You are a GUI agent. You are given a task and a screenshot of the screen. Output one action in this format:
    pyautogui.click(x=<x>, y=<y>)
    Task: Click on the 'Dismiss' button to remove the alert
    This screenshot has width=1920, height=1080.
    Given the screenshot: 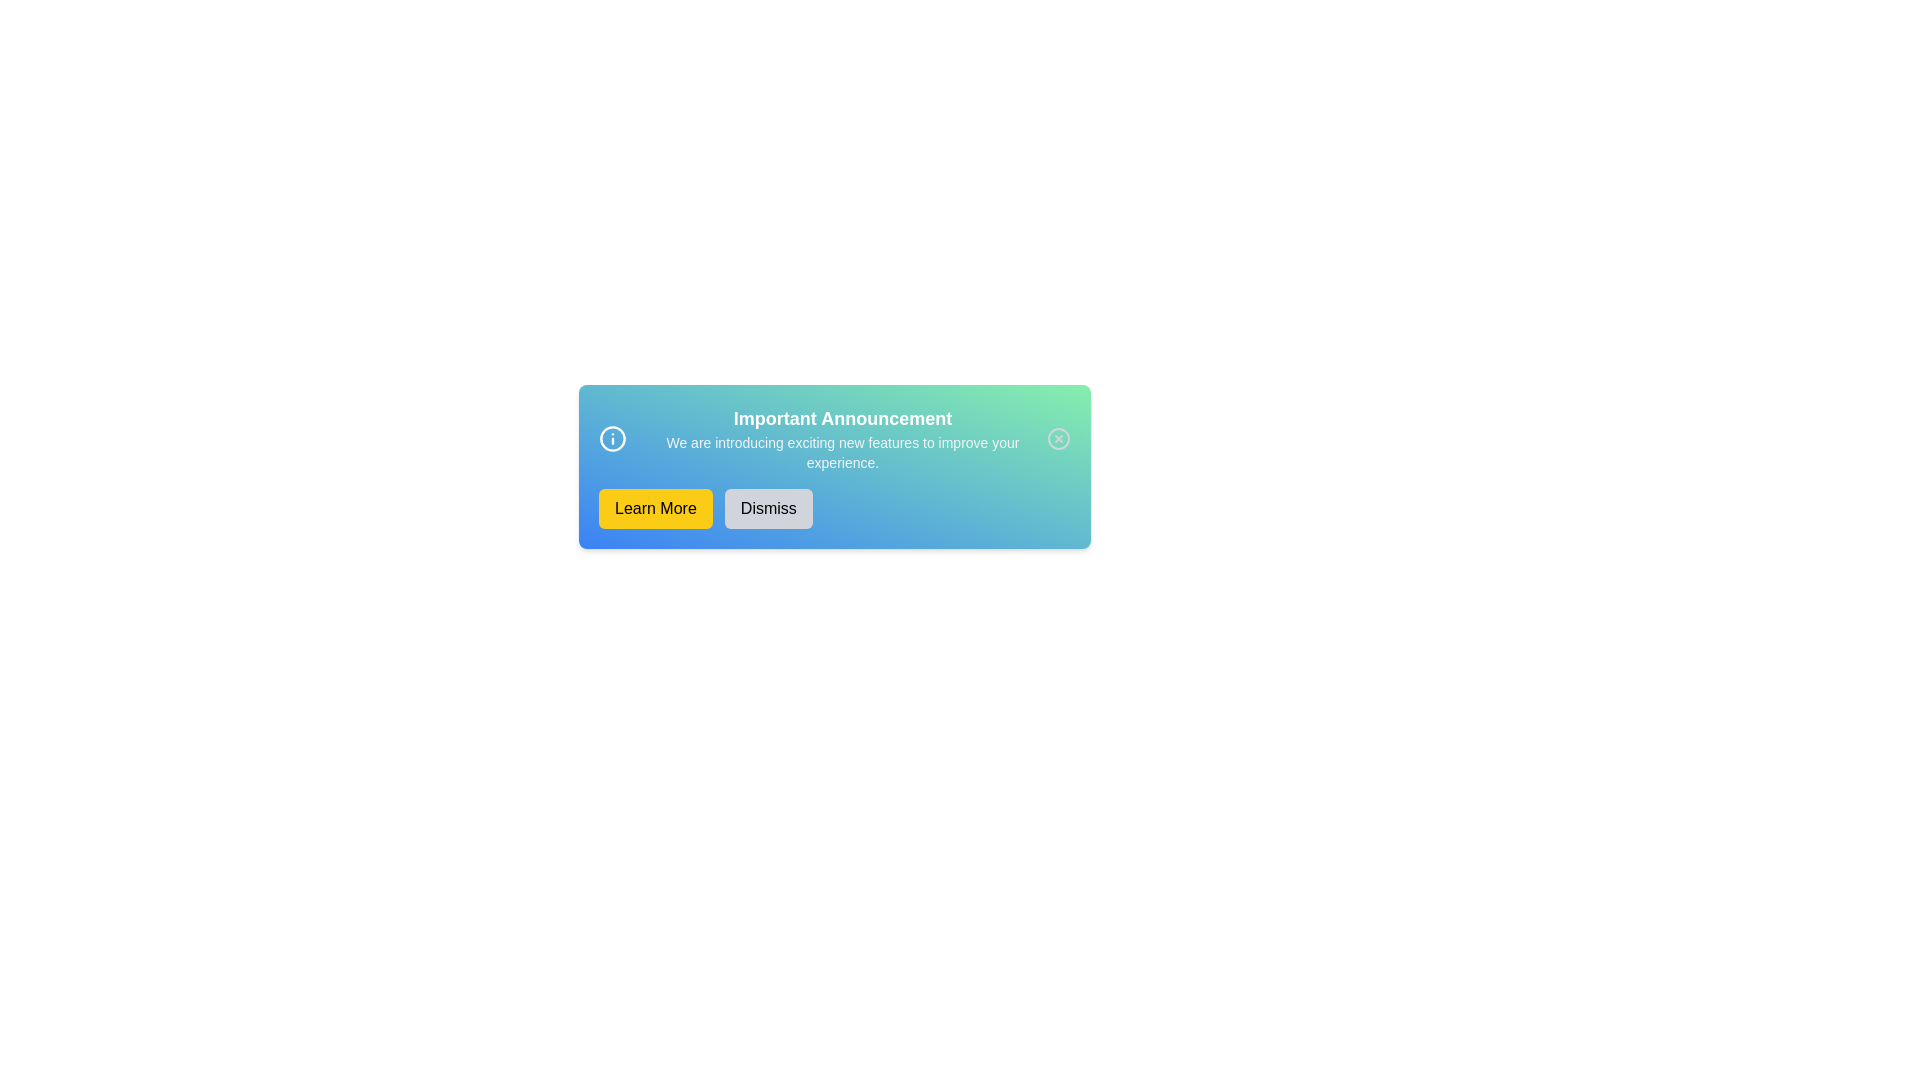 What is the action you would take?
    pyautogui.click(x=767, y=508)
    